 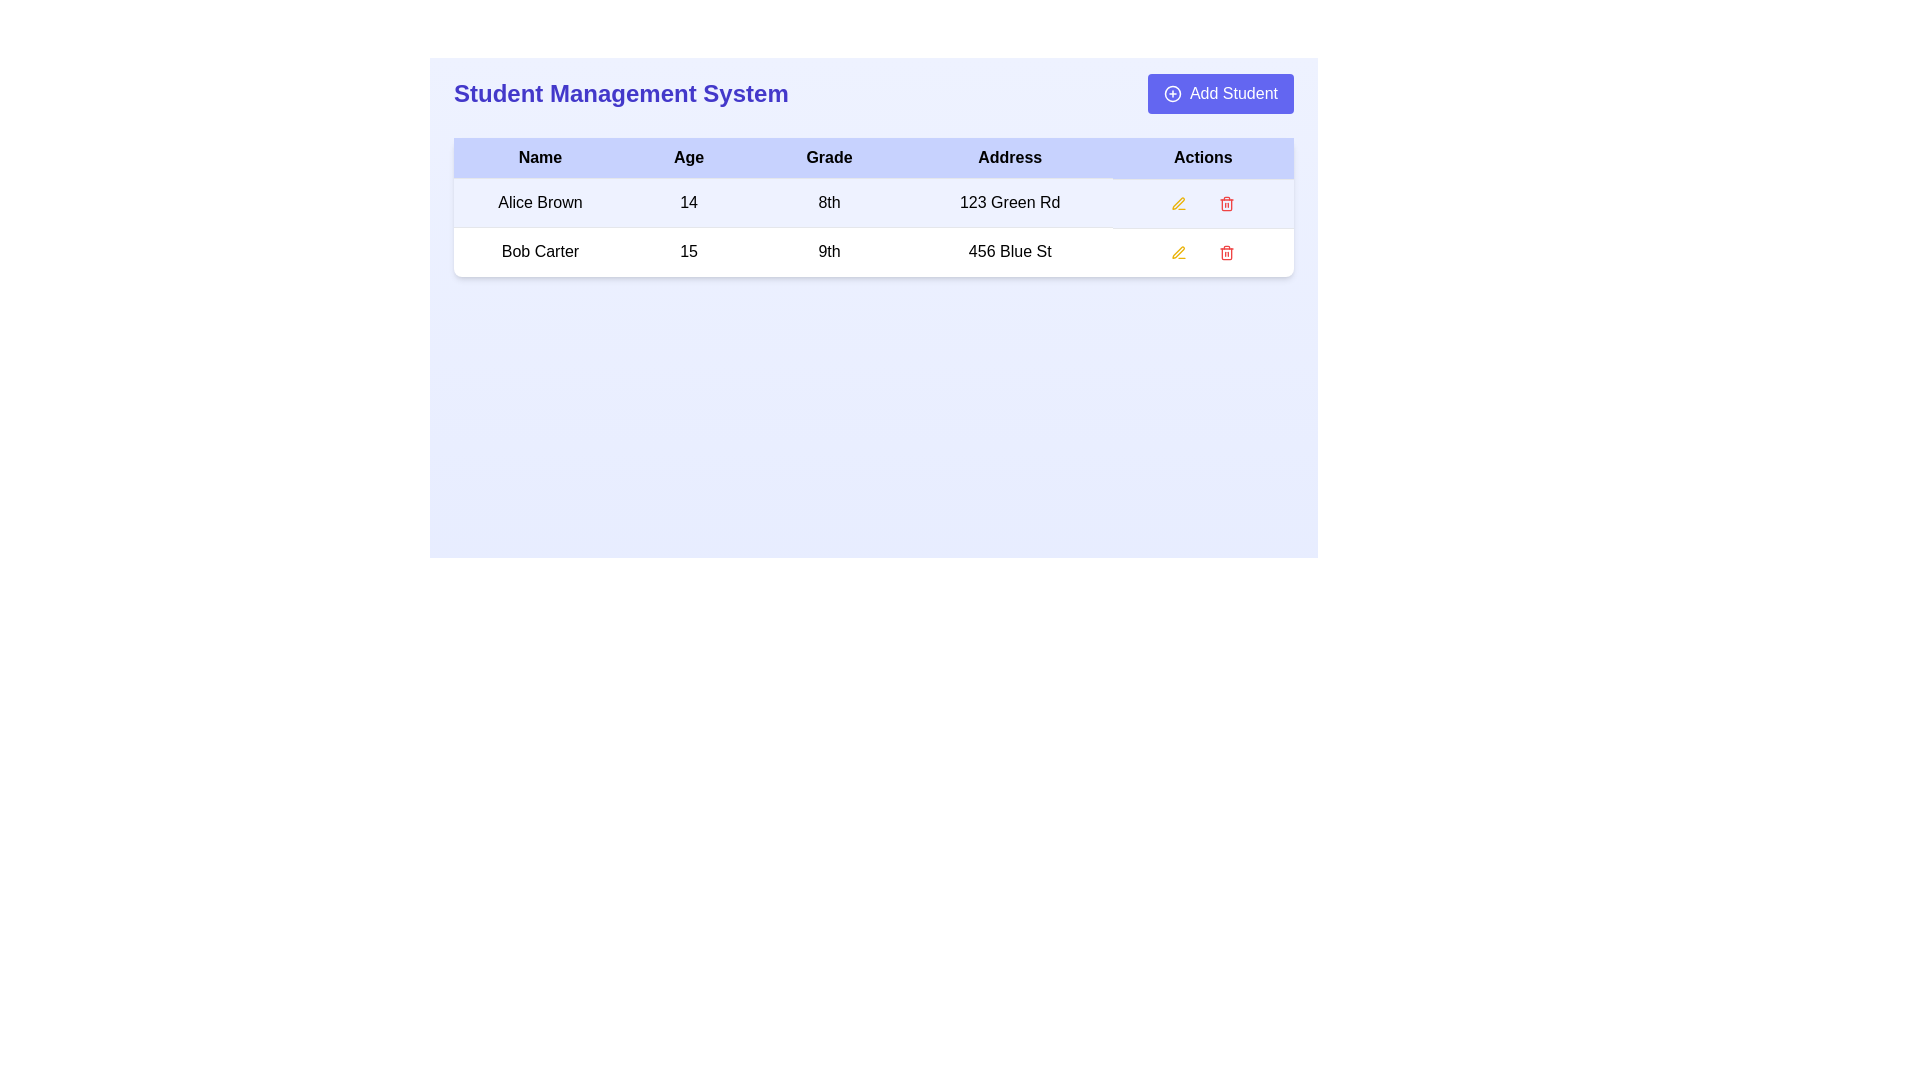 I want to click on the 'Add Student' button located at the top-right corner of the content area, so click(x=1232, y=93).